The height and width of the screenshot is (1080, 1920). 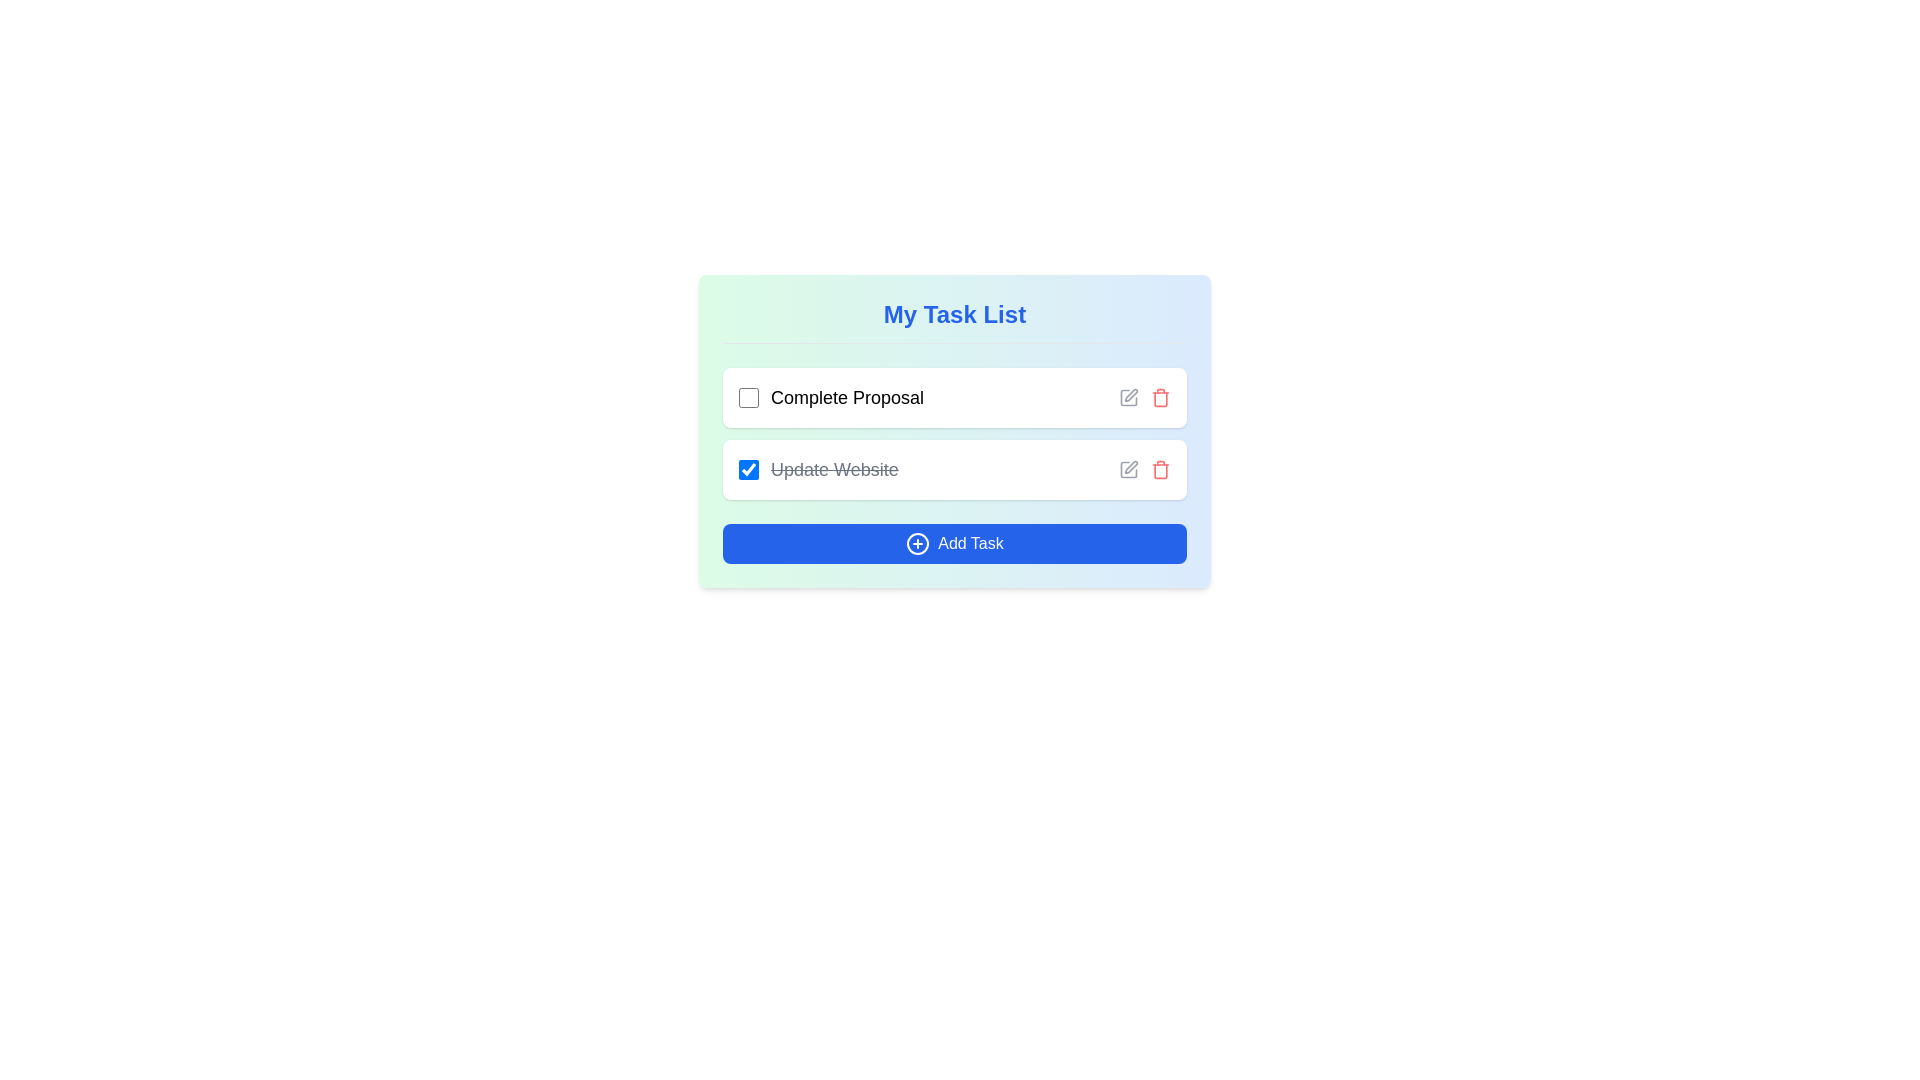 I want to click on the edit icon located to the right of the 'Update Website' task, so click(x=1131, y=395).